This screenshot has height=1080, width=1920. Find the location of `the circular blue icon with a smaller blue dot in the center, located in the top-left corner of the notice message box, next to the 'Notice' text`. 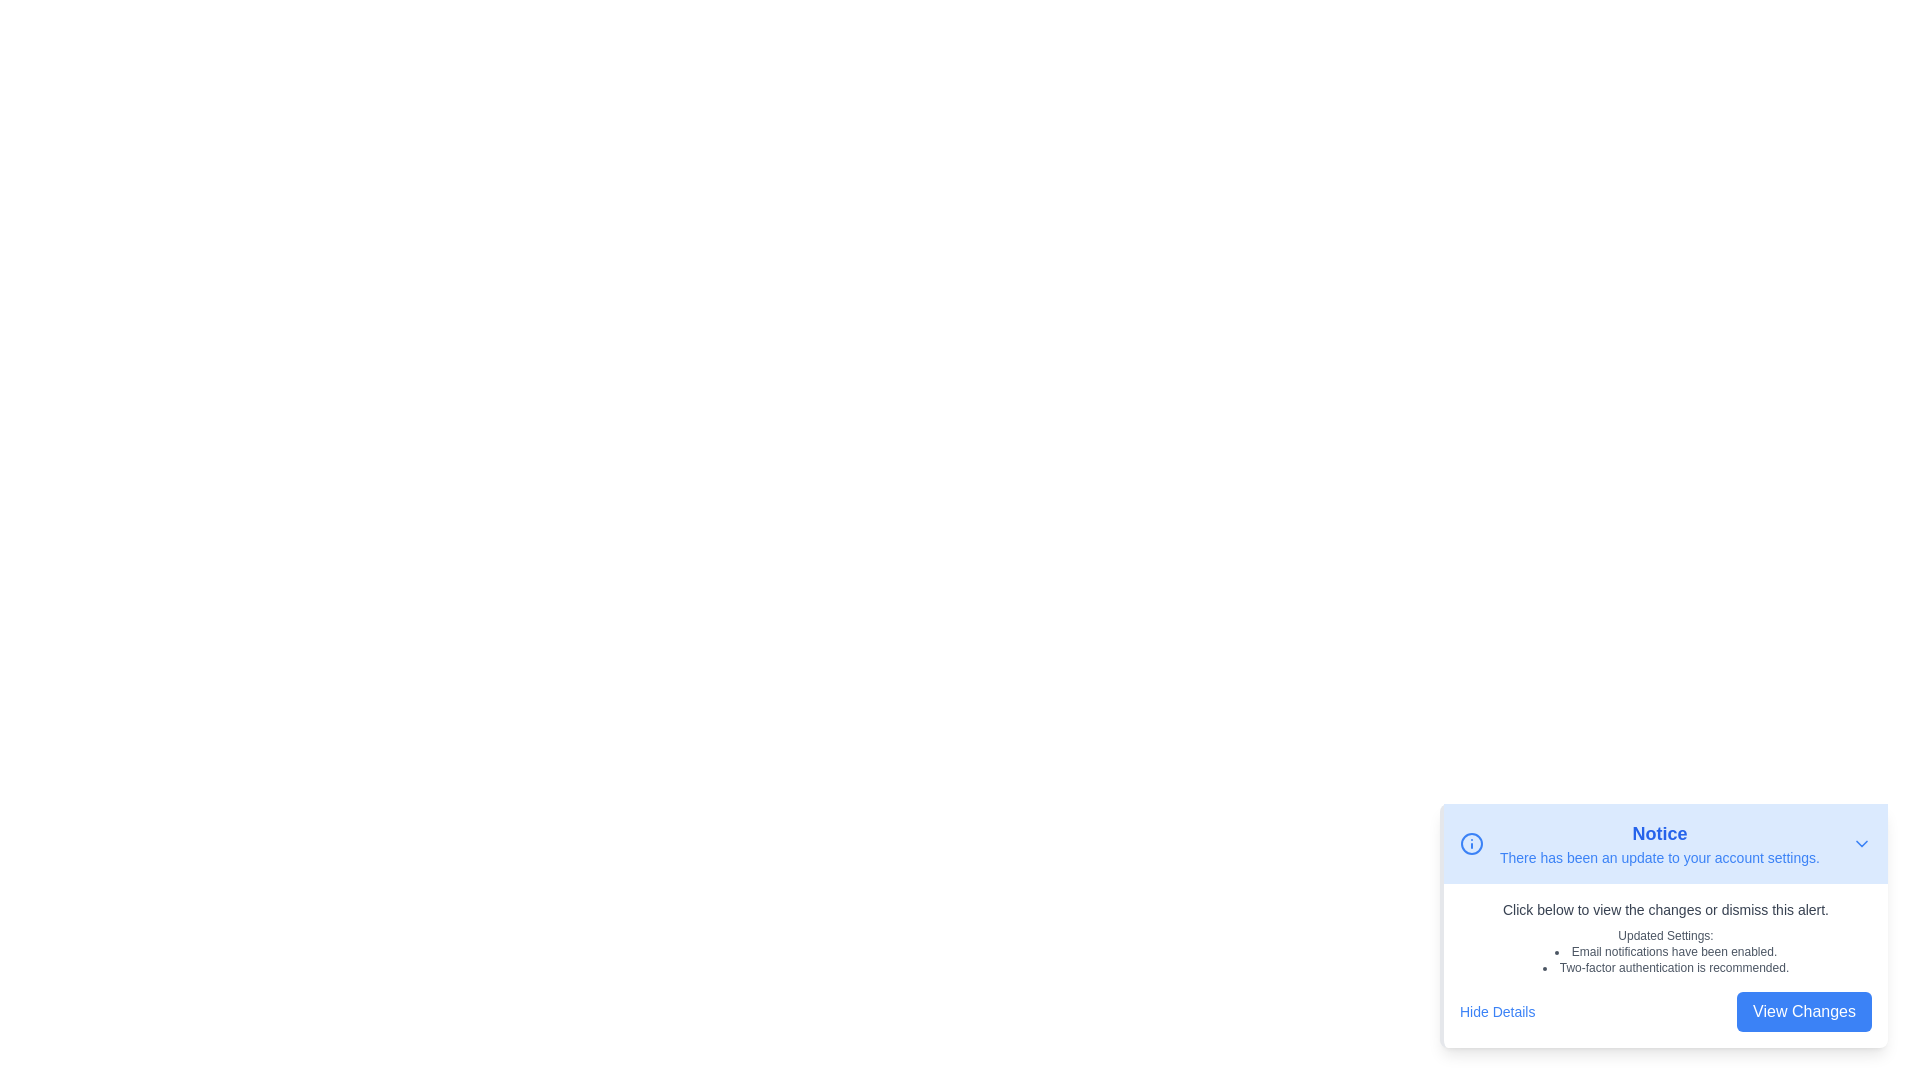

the circular blue icon with a smaller blue dot in the center, located in the top-left corner of the notice message box, next to the 'Notice' text is located at coordinates (1472, 844).